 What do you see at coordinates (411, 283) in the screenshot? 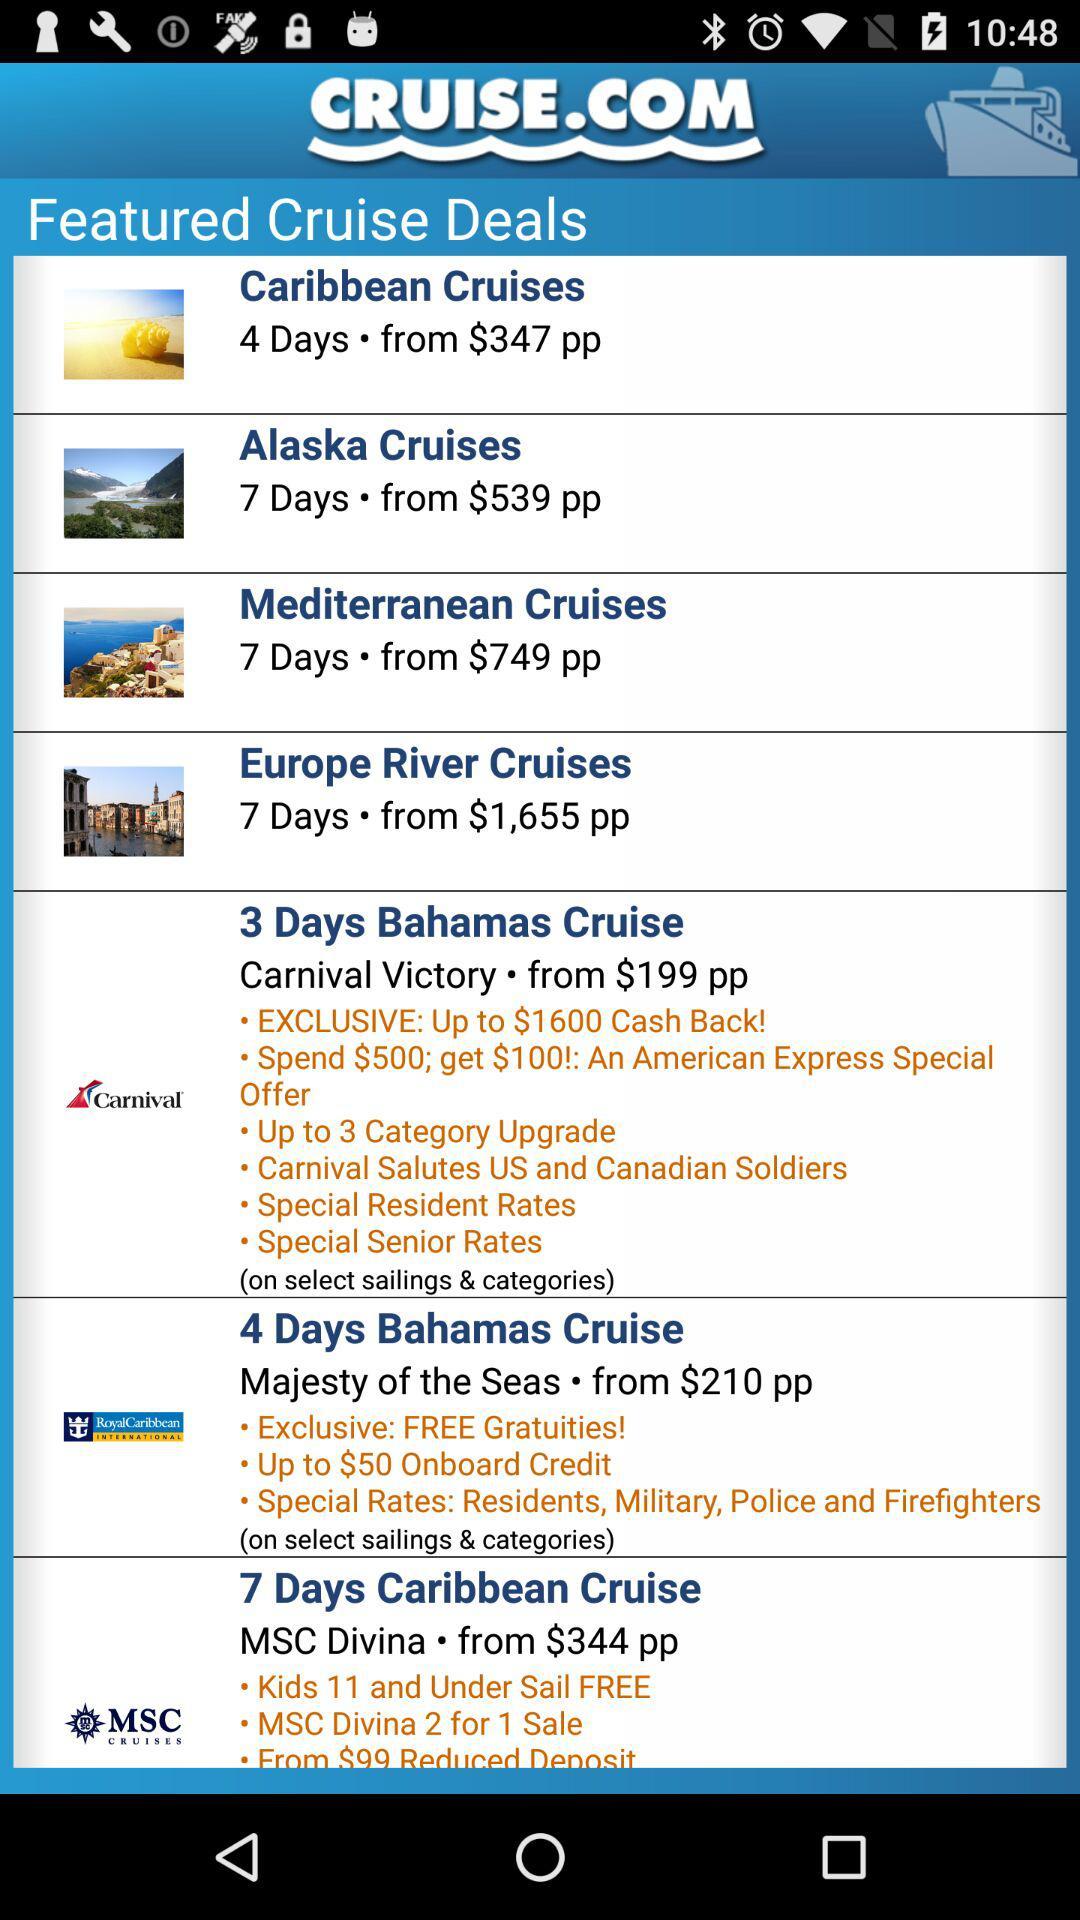
I see `the item below the featured cruise deals icon` at bounding box center [411, 283].